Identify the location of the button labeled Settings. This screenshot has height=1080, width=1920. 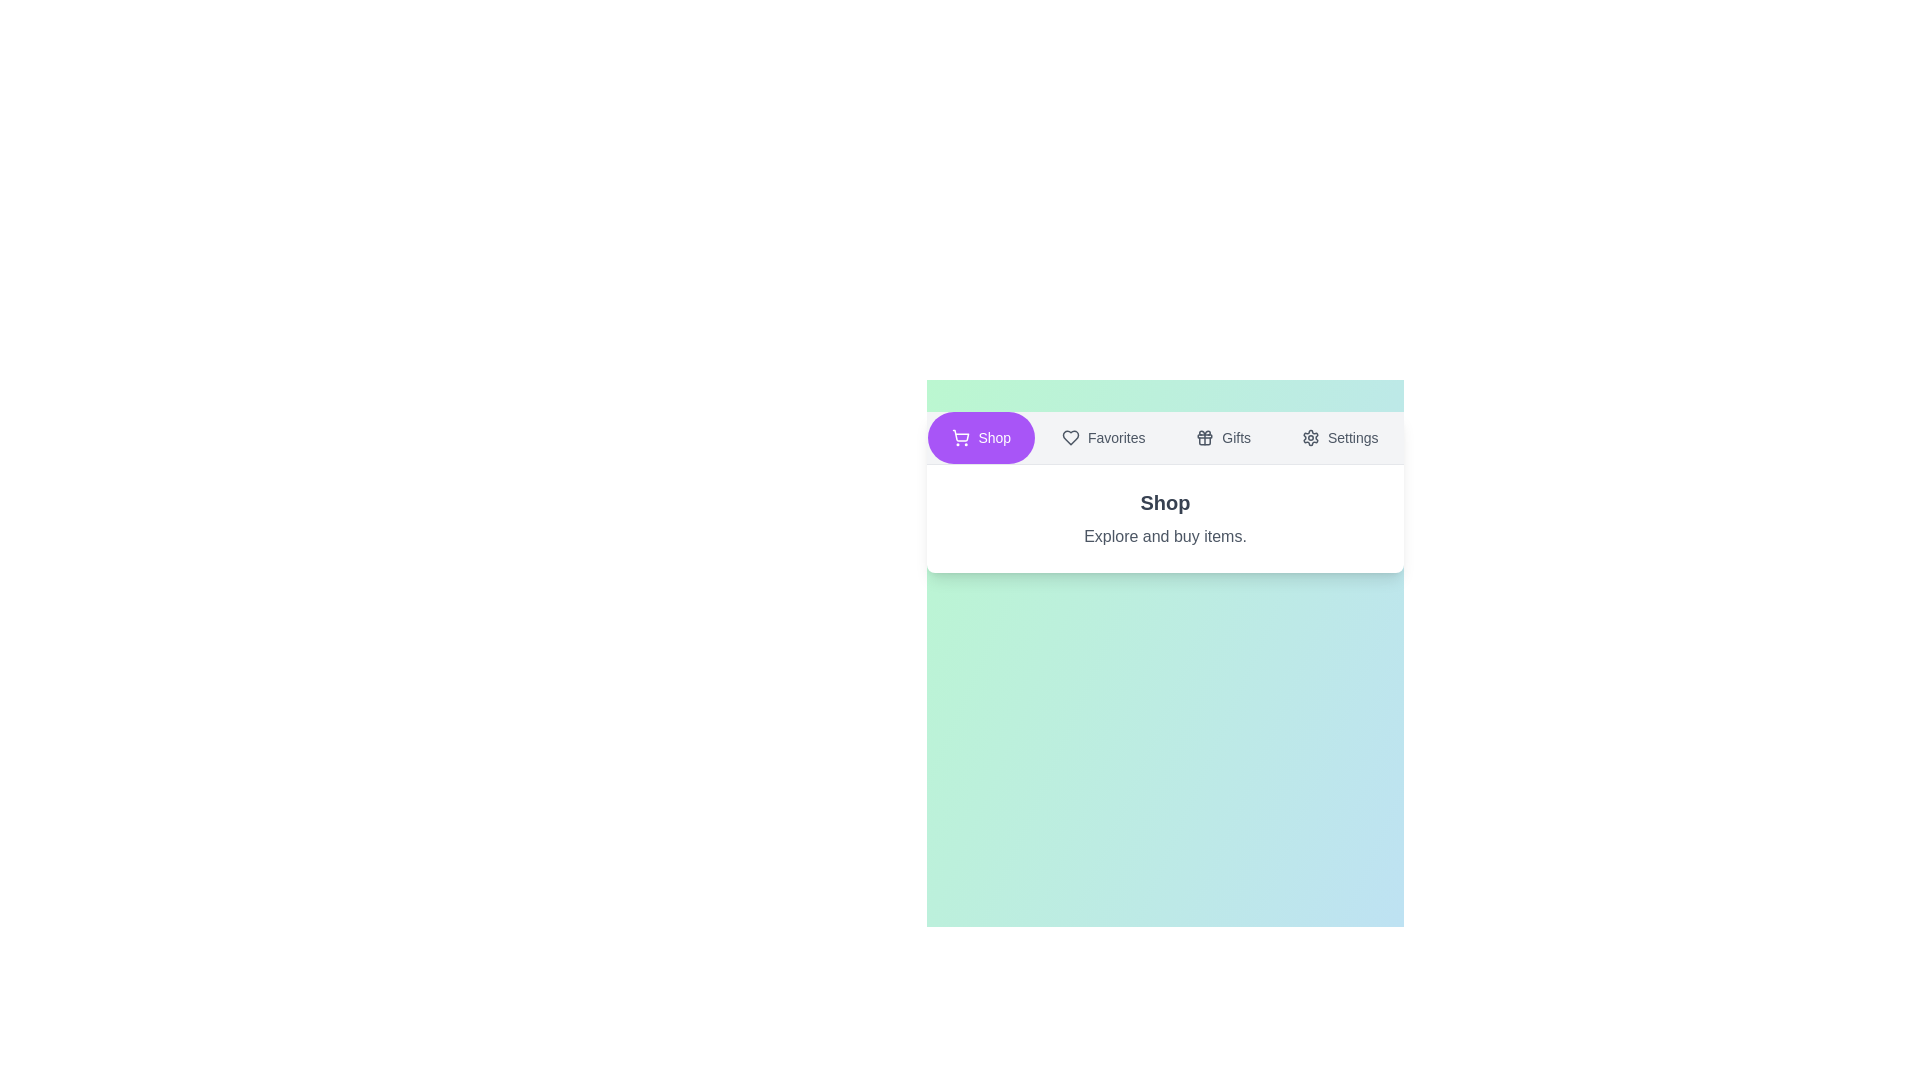
(1340, 437).